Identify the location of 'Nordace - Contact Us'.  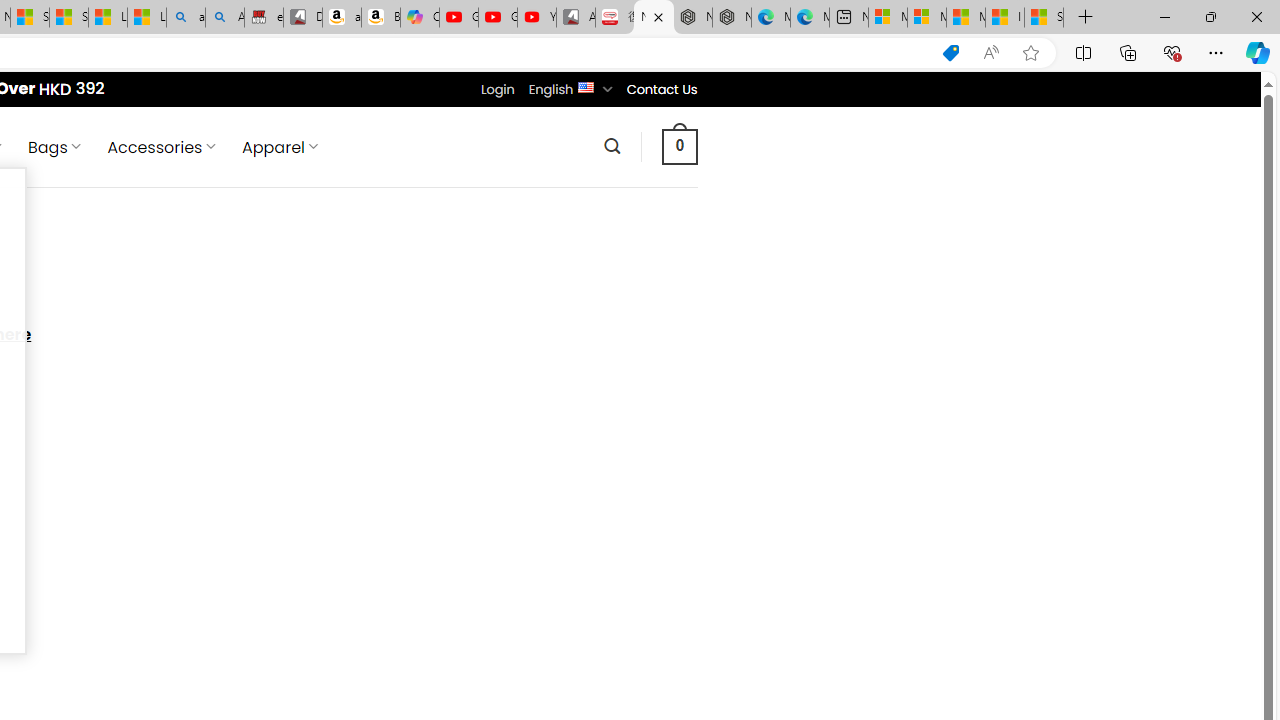
(654, 17).